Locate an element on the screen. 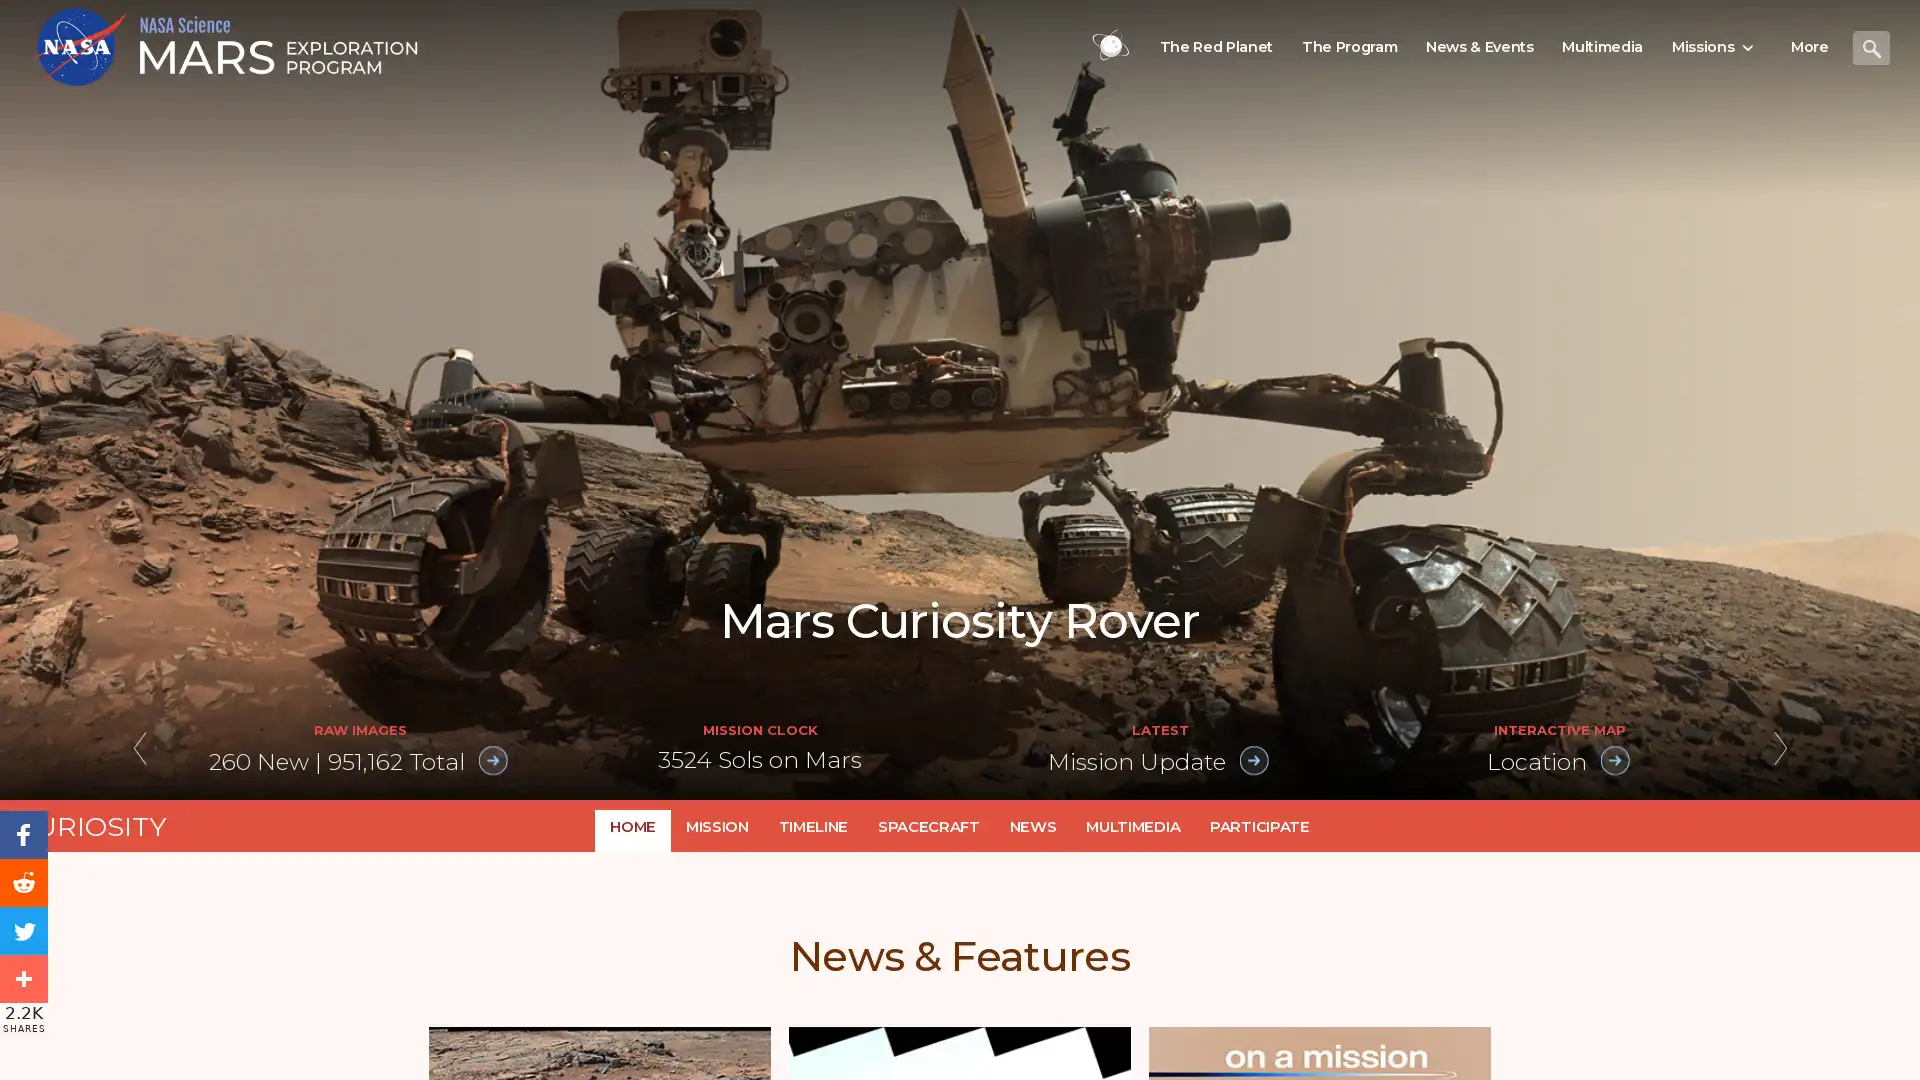  Previous is located at coordinates (138, 750).